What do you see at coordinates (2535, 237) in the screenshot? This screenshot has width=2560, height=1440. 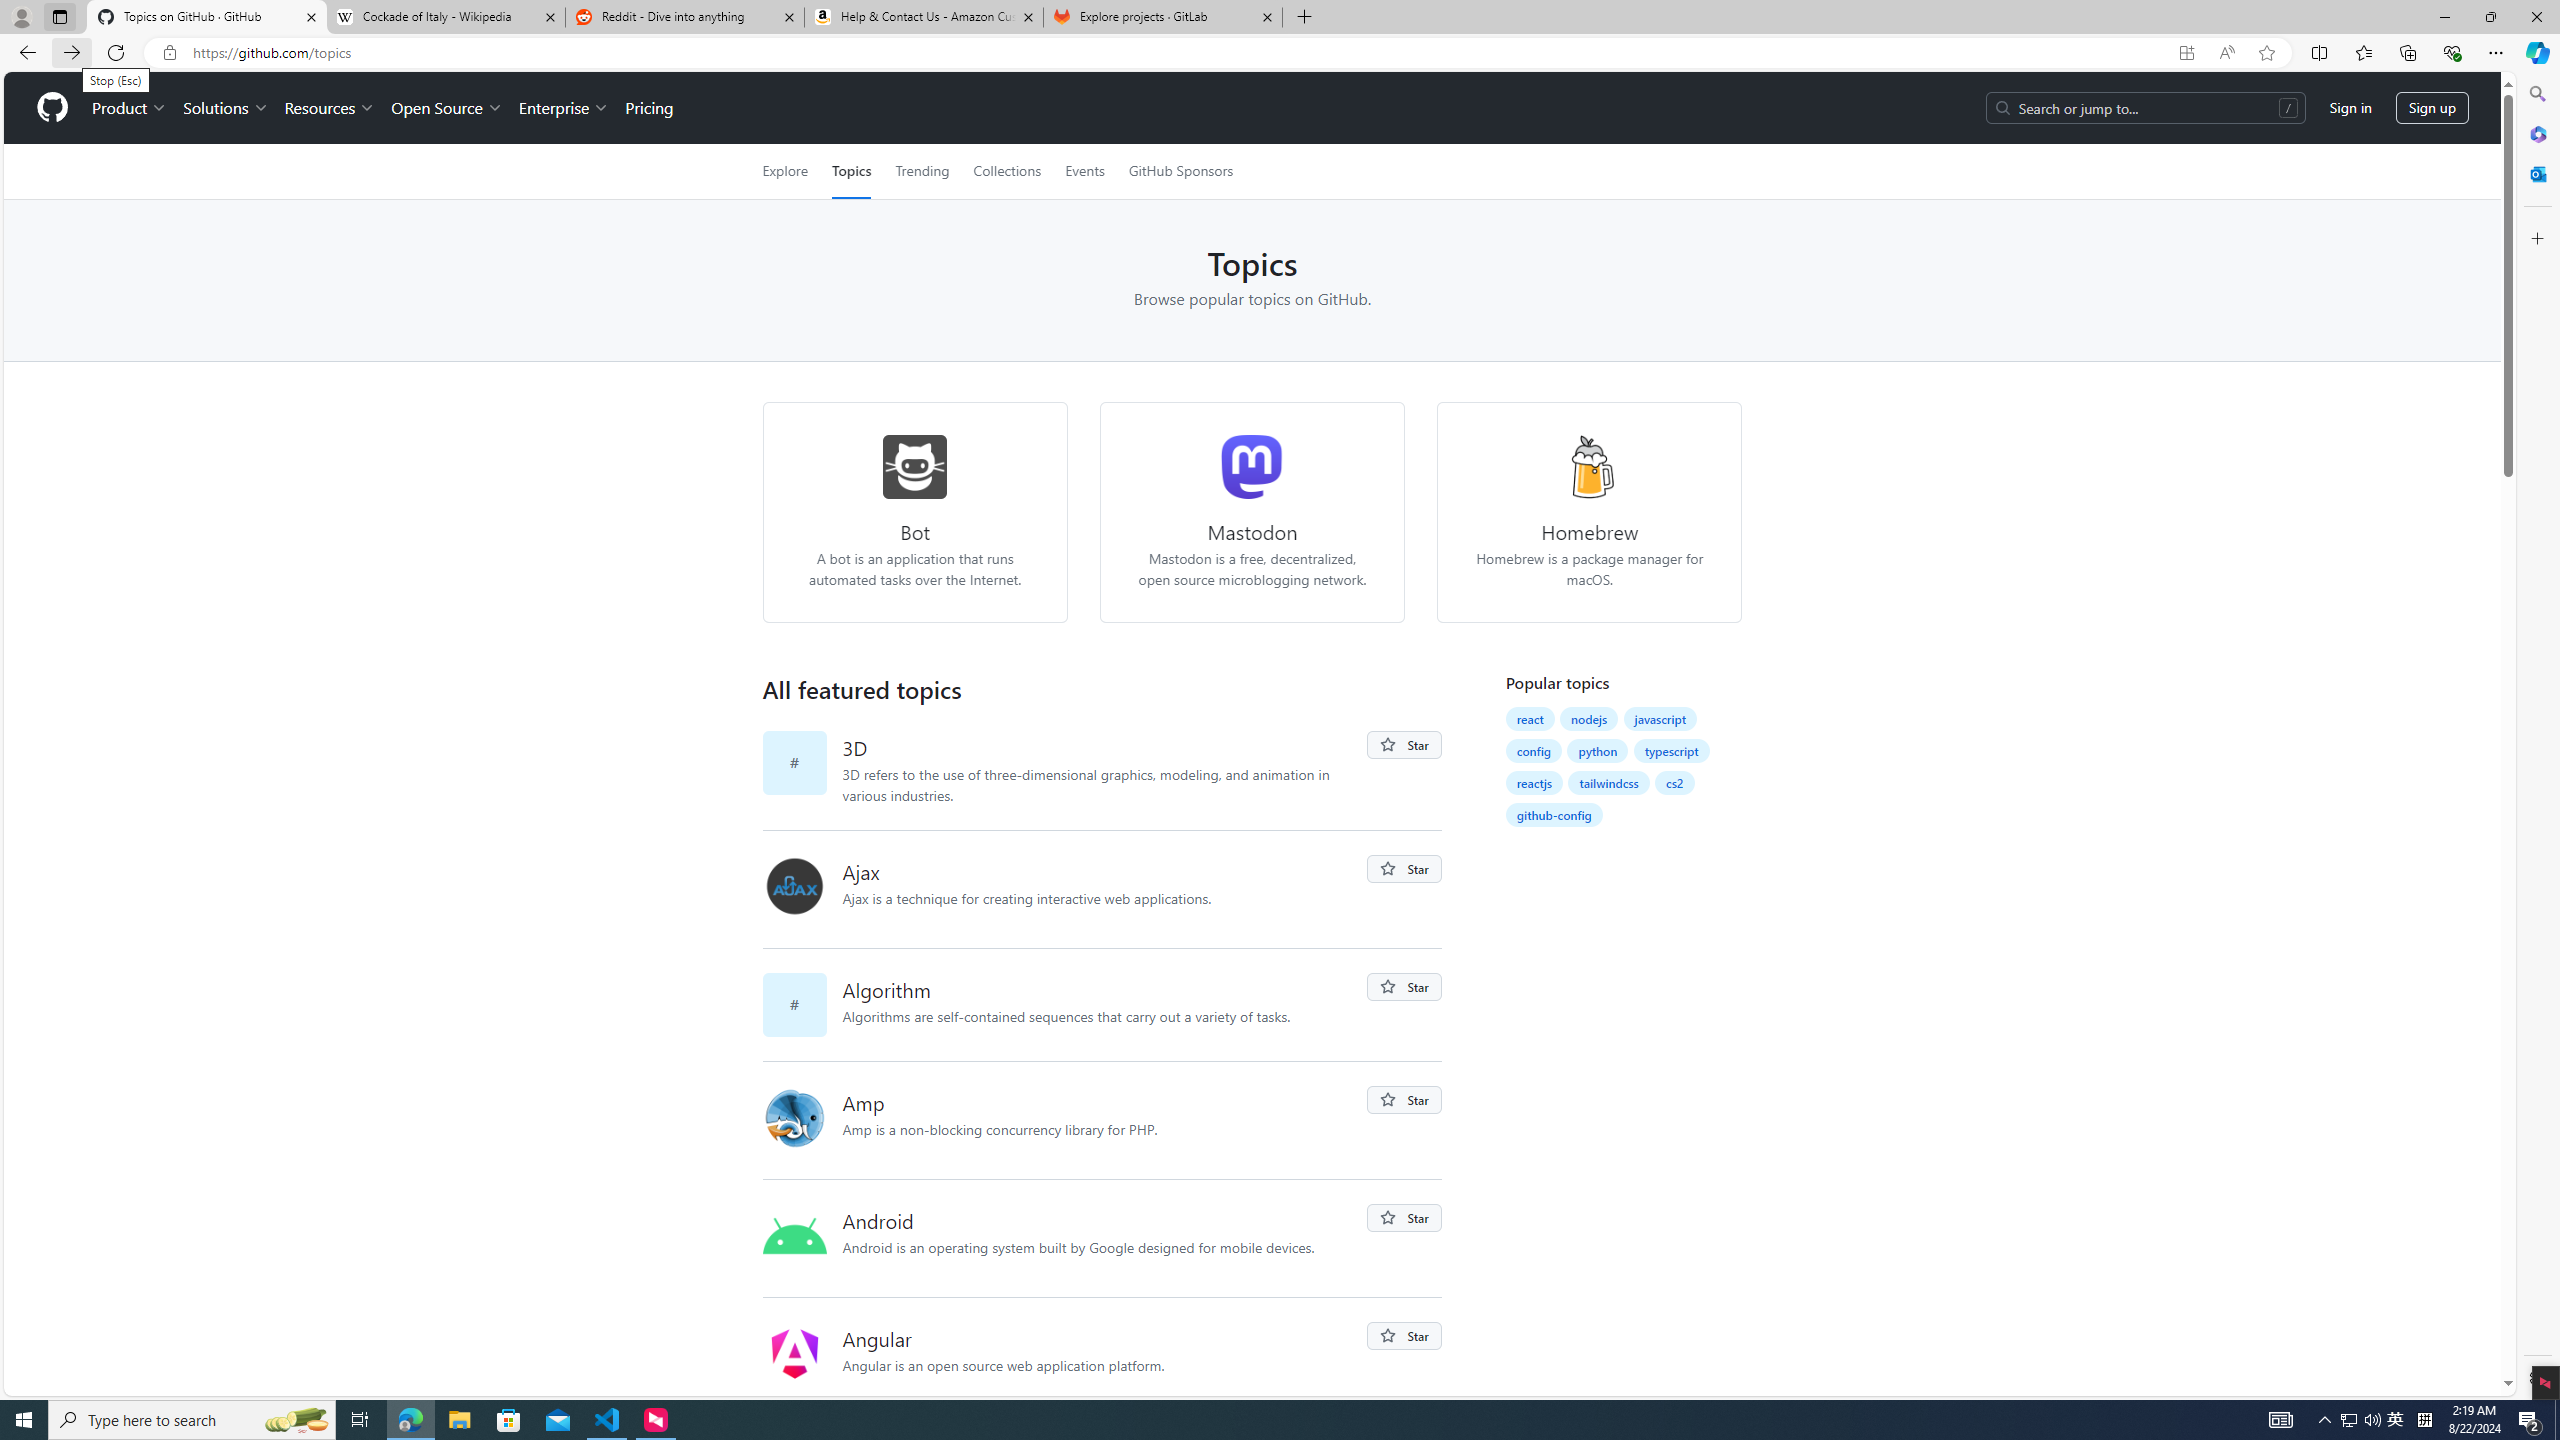 I see `'Customize'` at bounding box center [2535, 237].